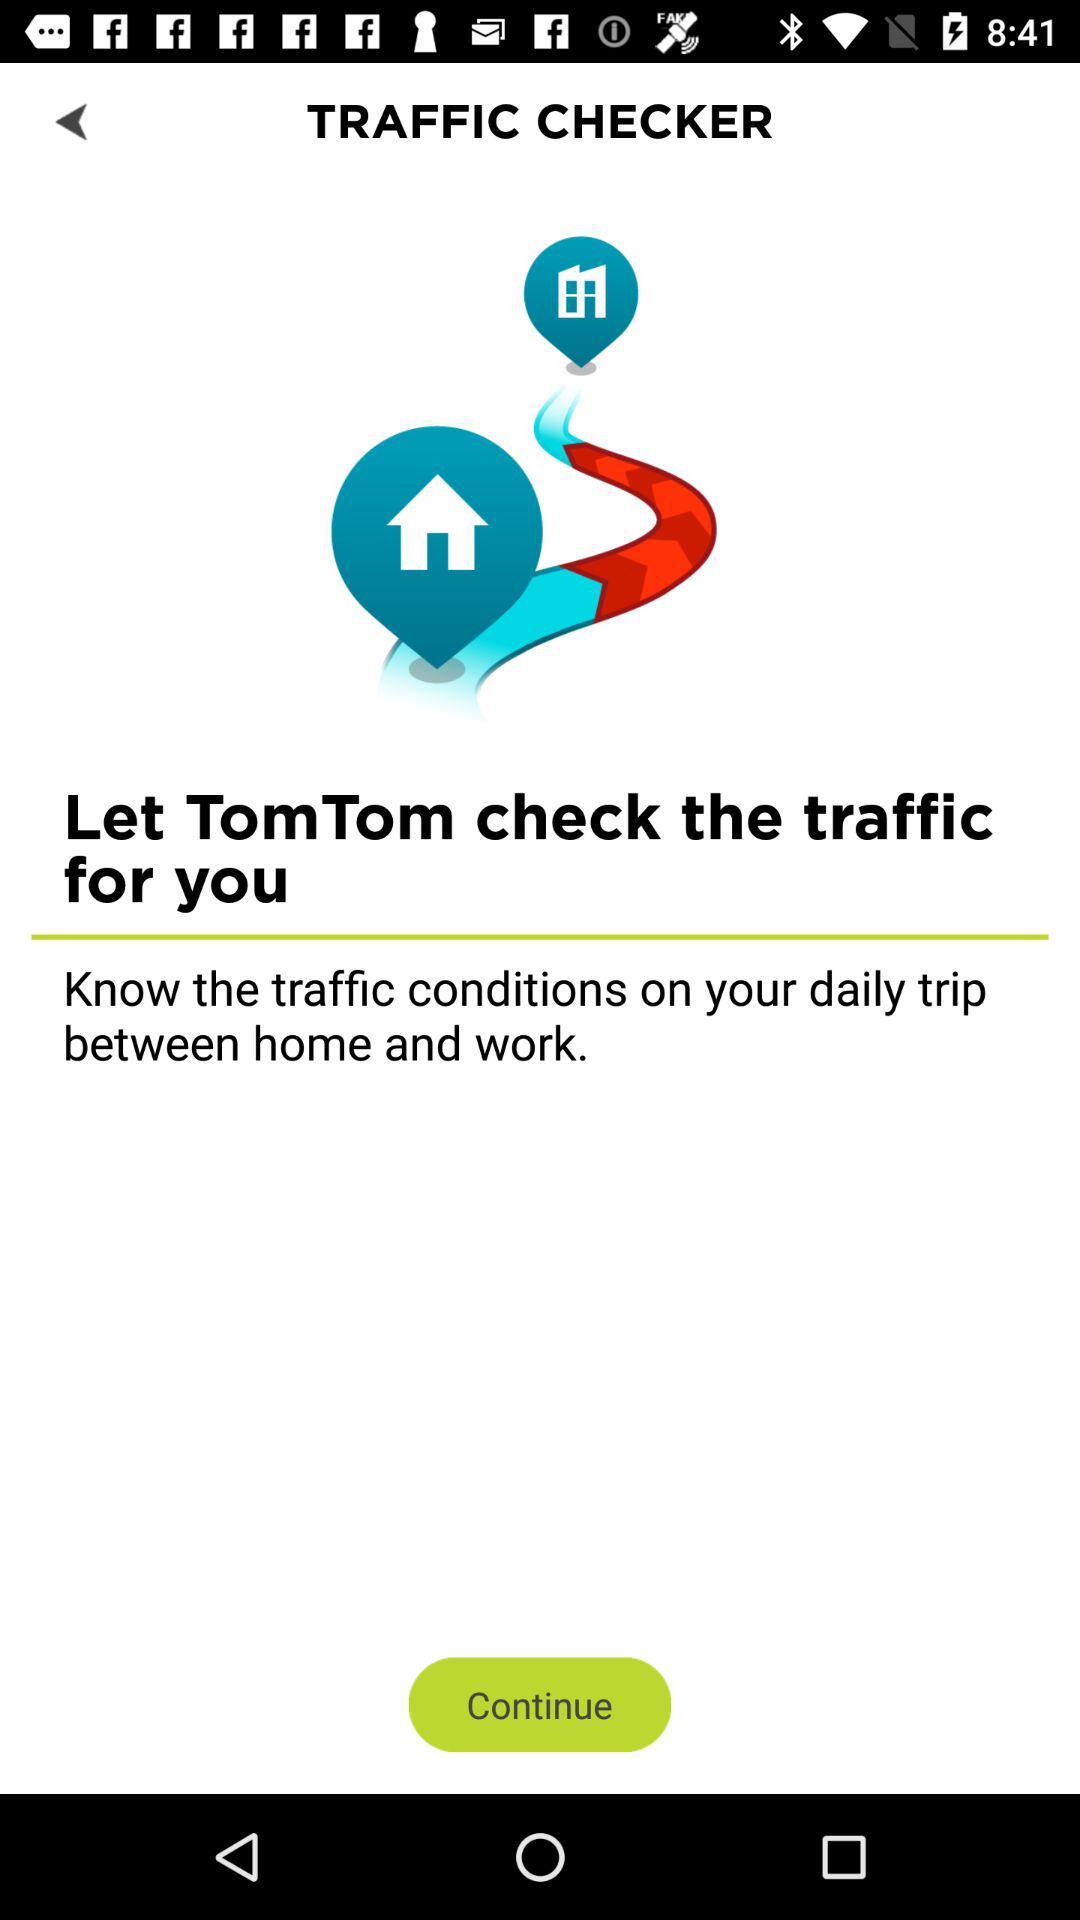 This screenshot has width=1080, height=1920. Describe the element at coordinates (72, 119) in the screenshot. I see `go back` at that location.